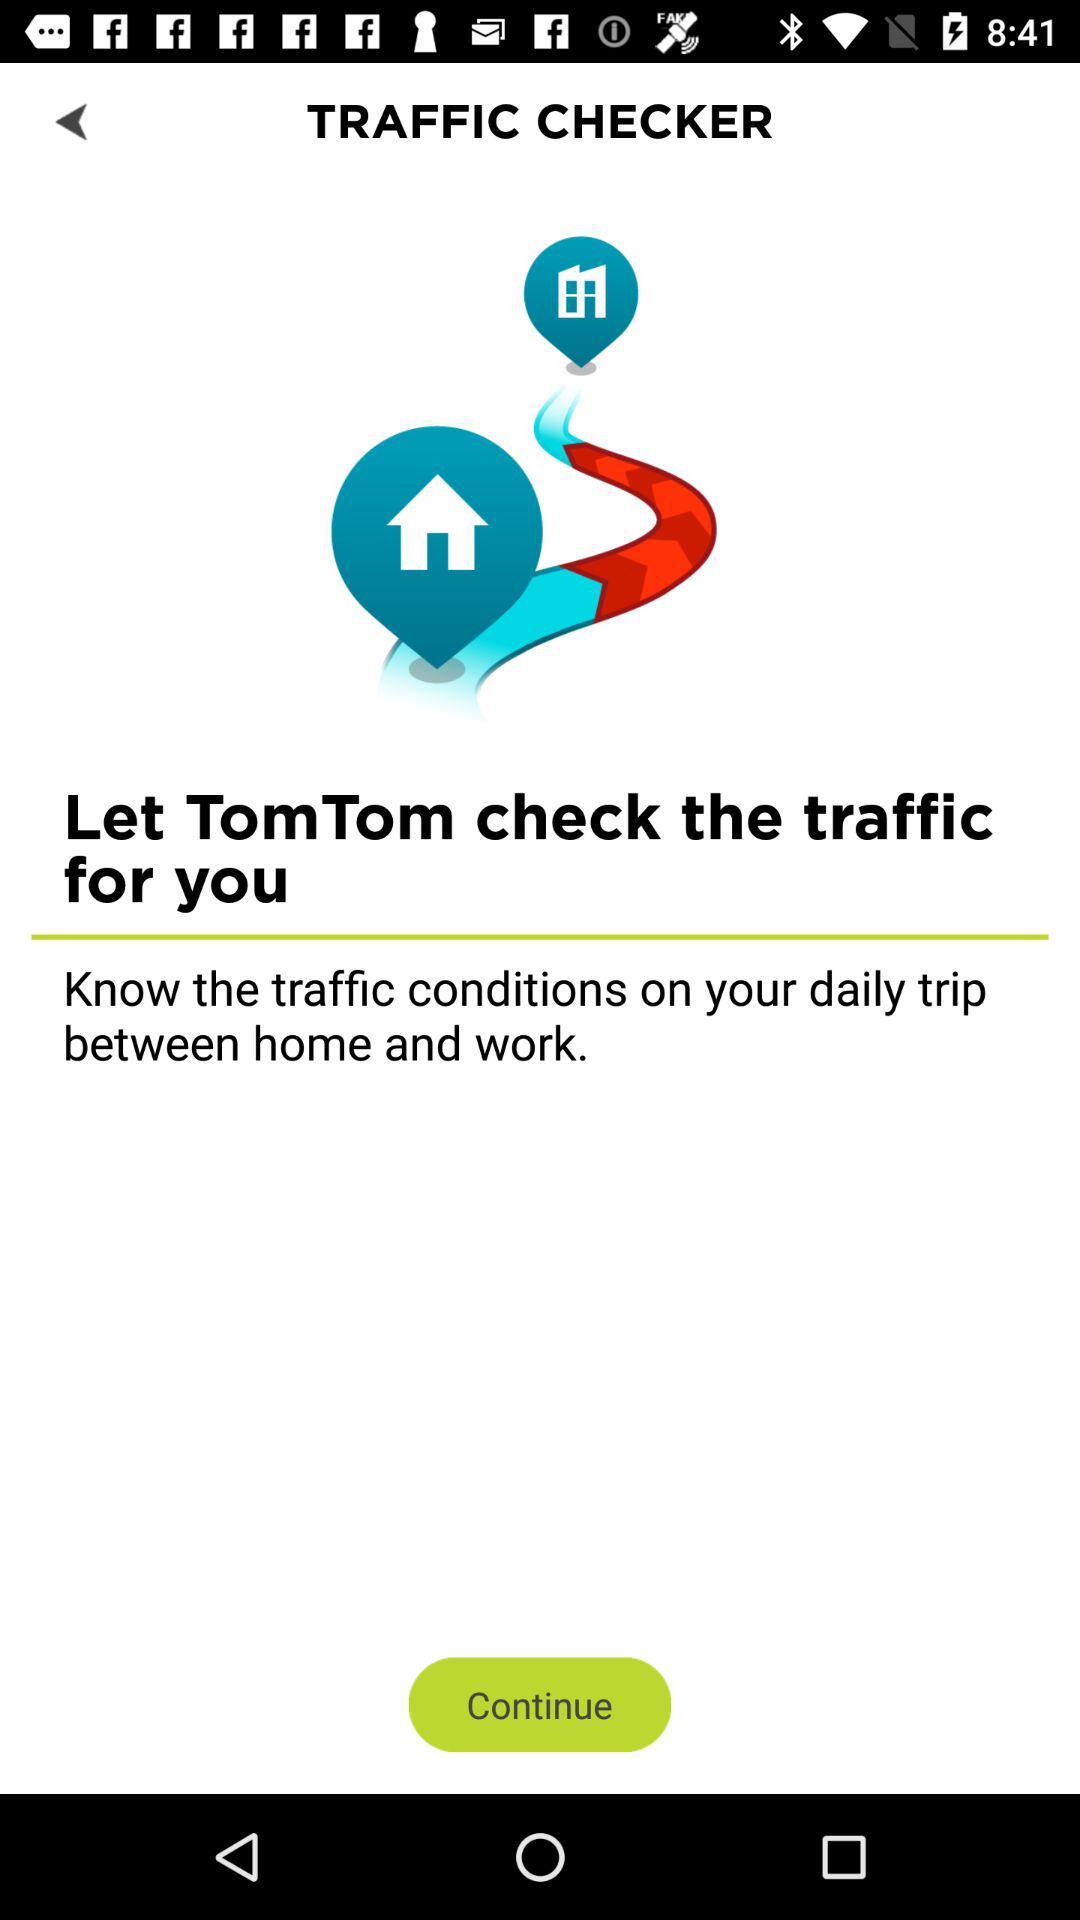 This screenshot has width=1080, height=1920. Describe the element at coordinates (72, 119) in the screenshot. I see `go back` at that location.